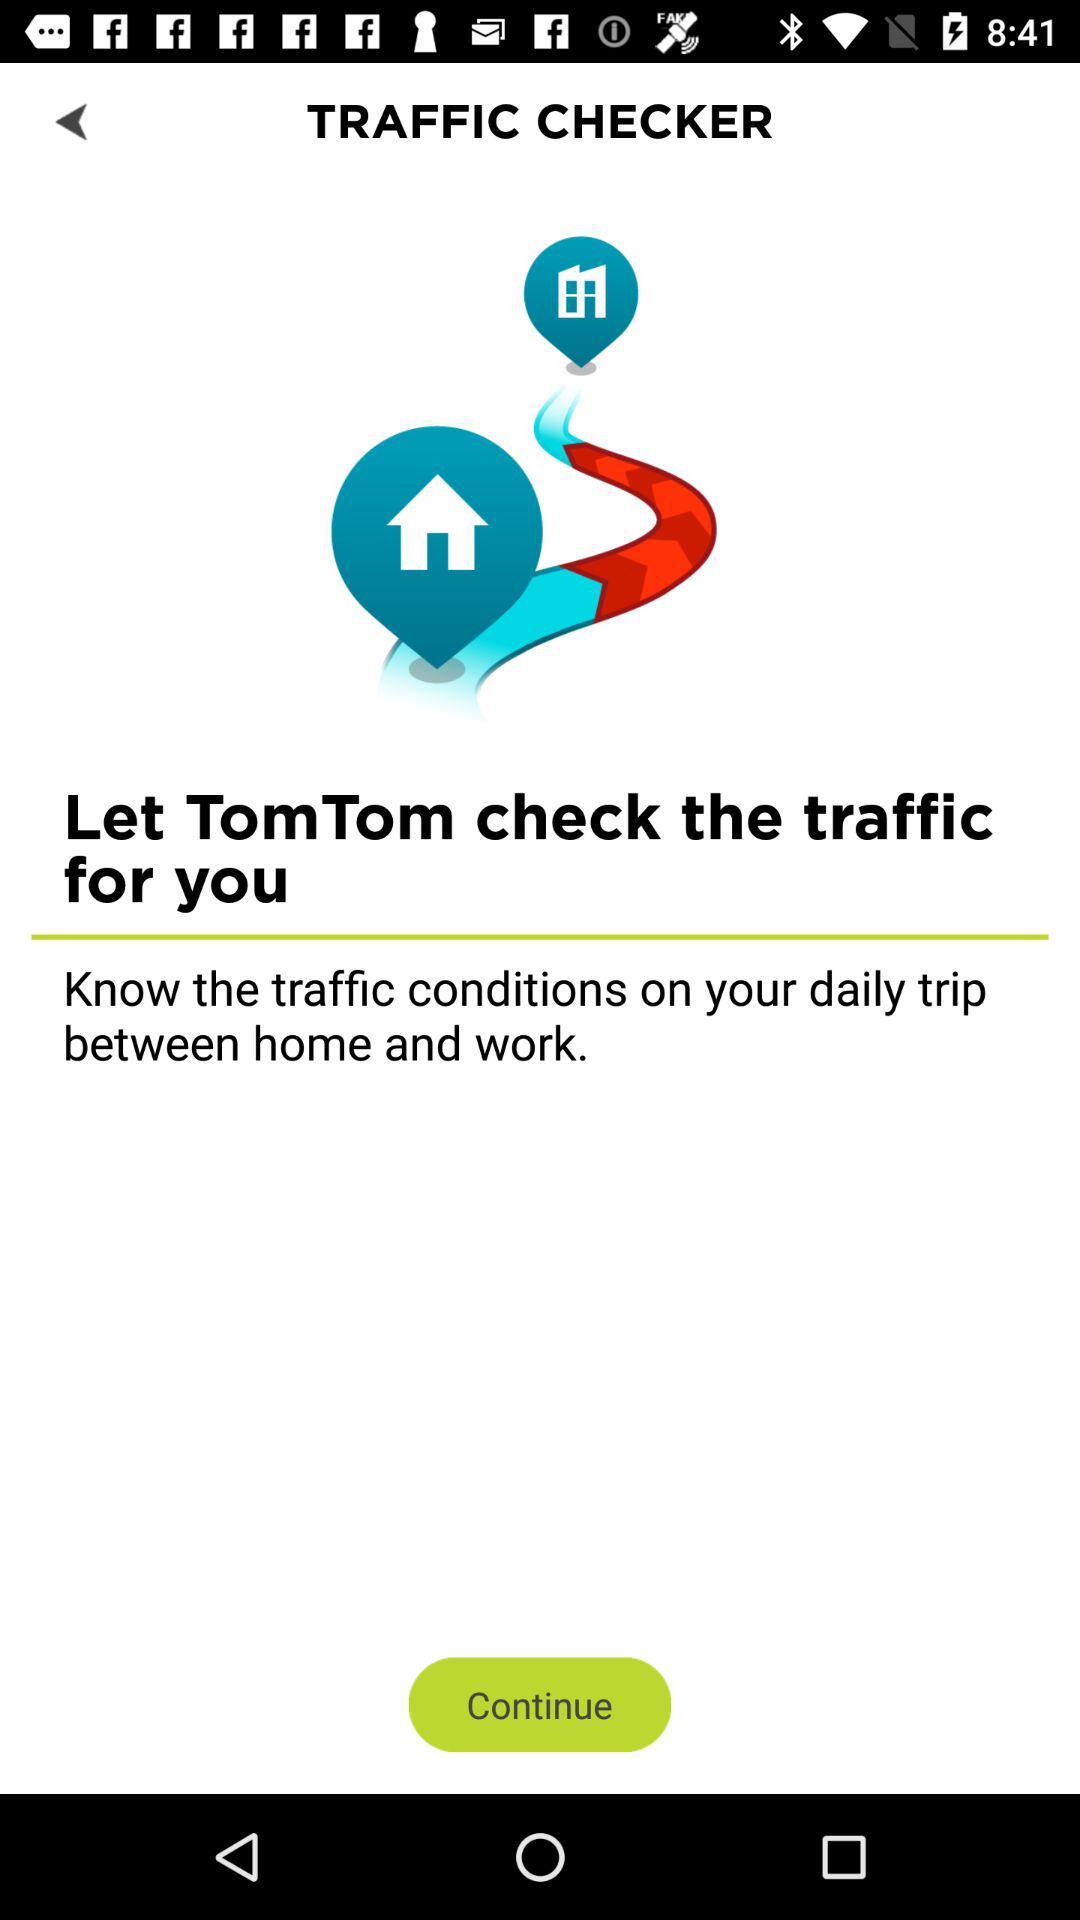 This screenshot has width=1080, height=1920. Describe the element at coordinates (72, 119) in the screenshot. I see `go back` at that location.